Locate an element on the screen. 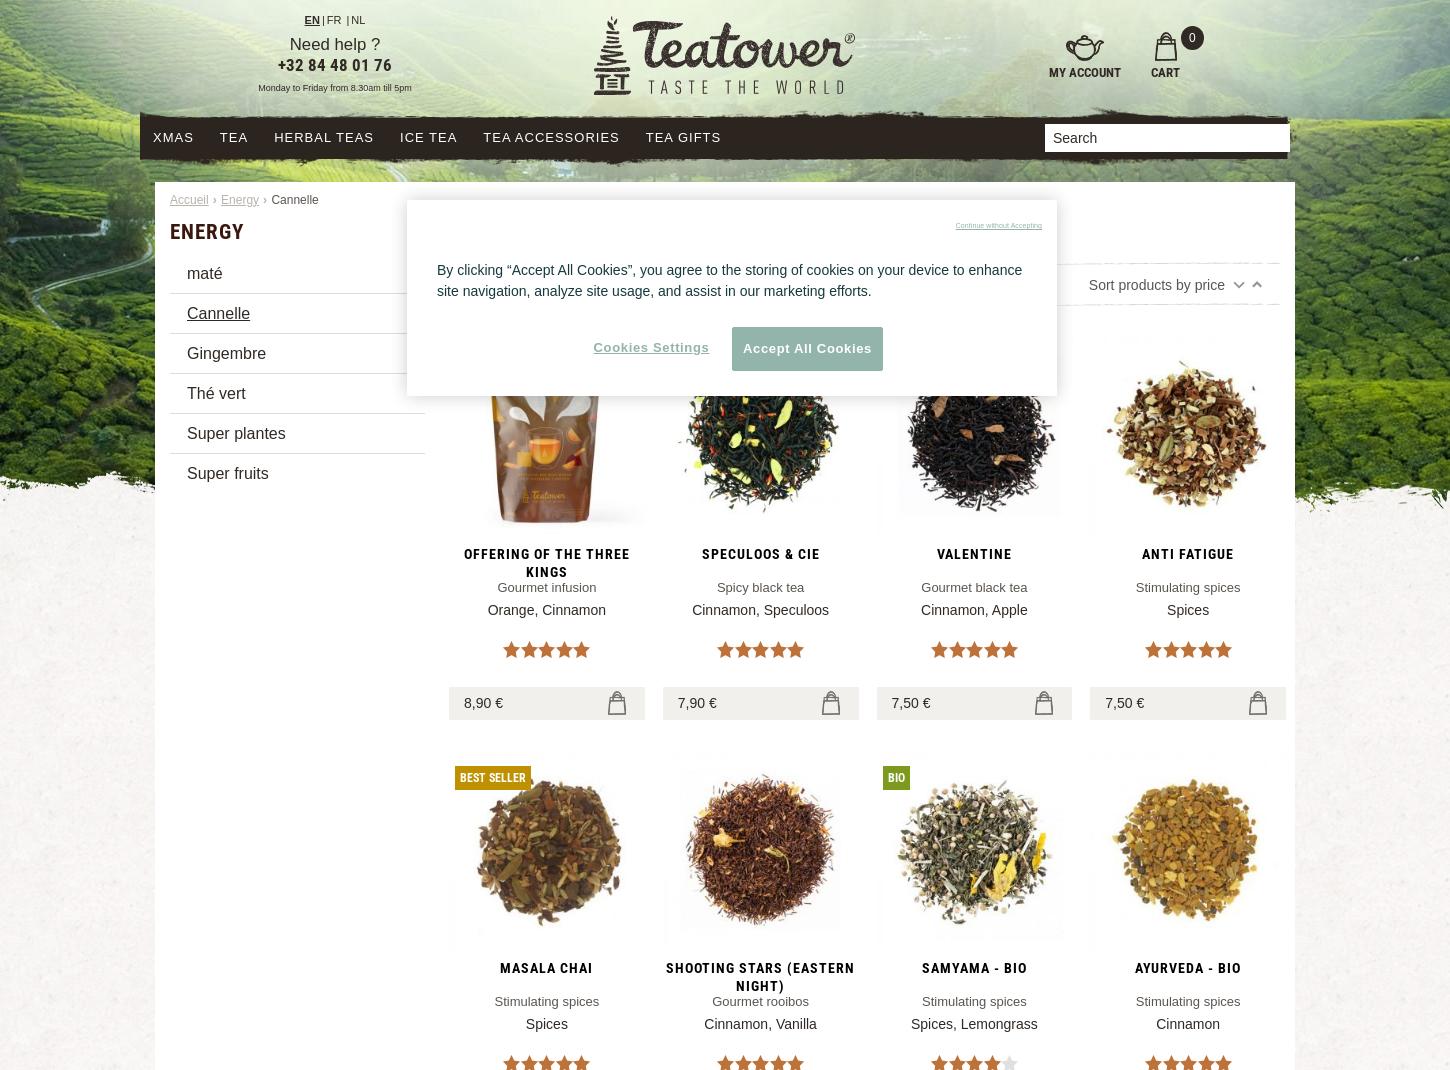  'Bio' is located at coordinates (894, 776).